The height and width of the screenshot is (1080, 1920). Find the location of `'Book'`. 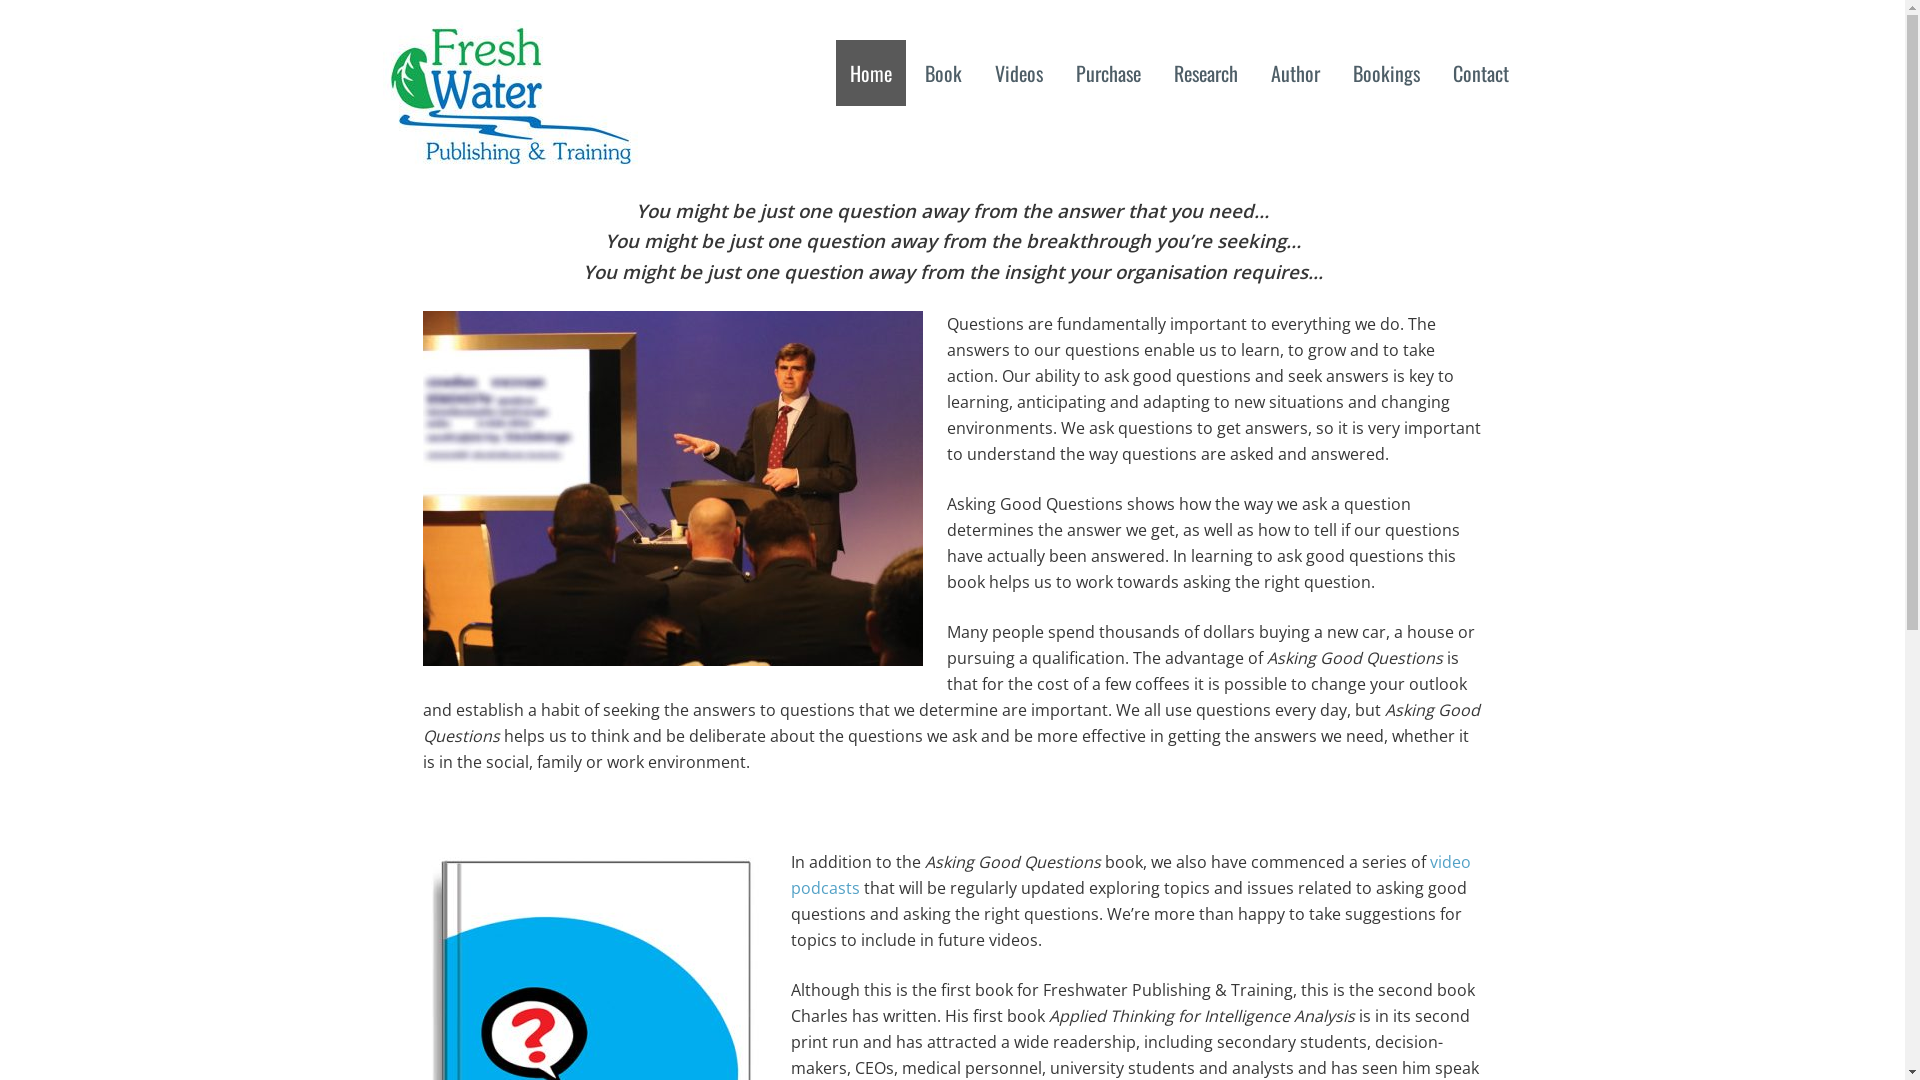

'Book' is located at coordinates (941, 72).